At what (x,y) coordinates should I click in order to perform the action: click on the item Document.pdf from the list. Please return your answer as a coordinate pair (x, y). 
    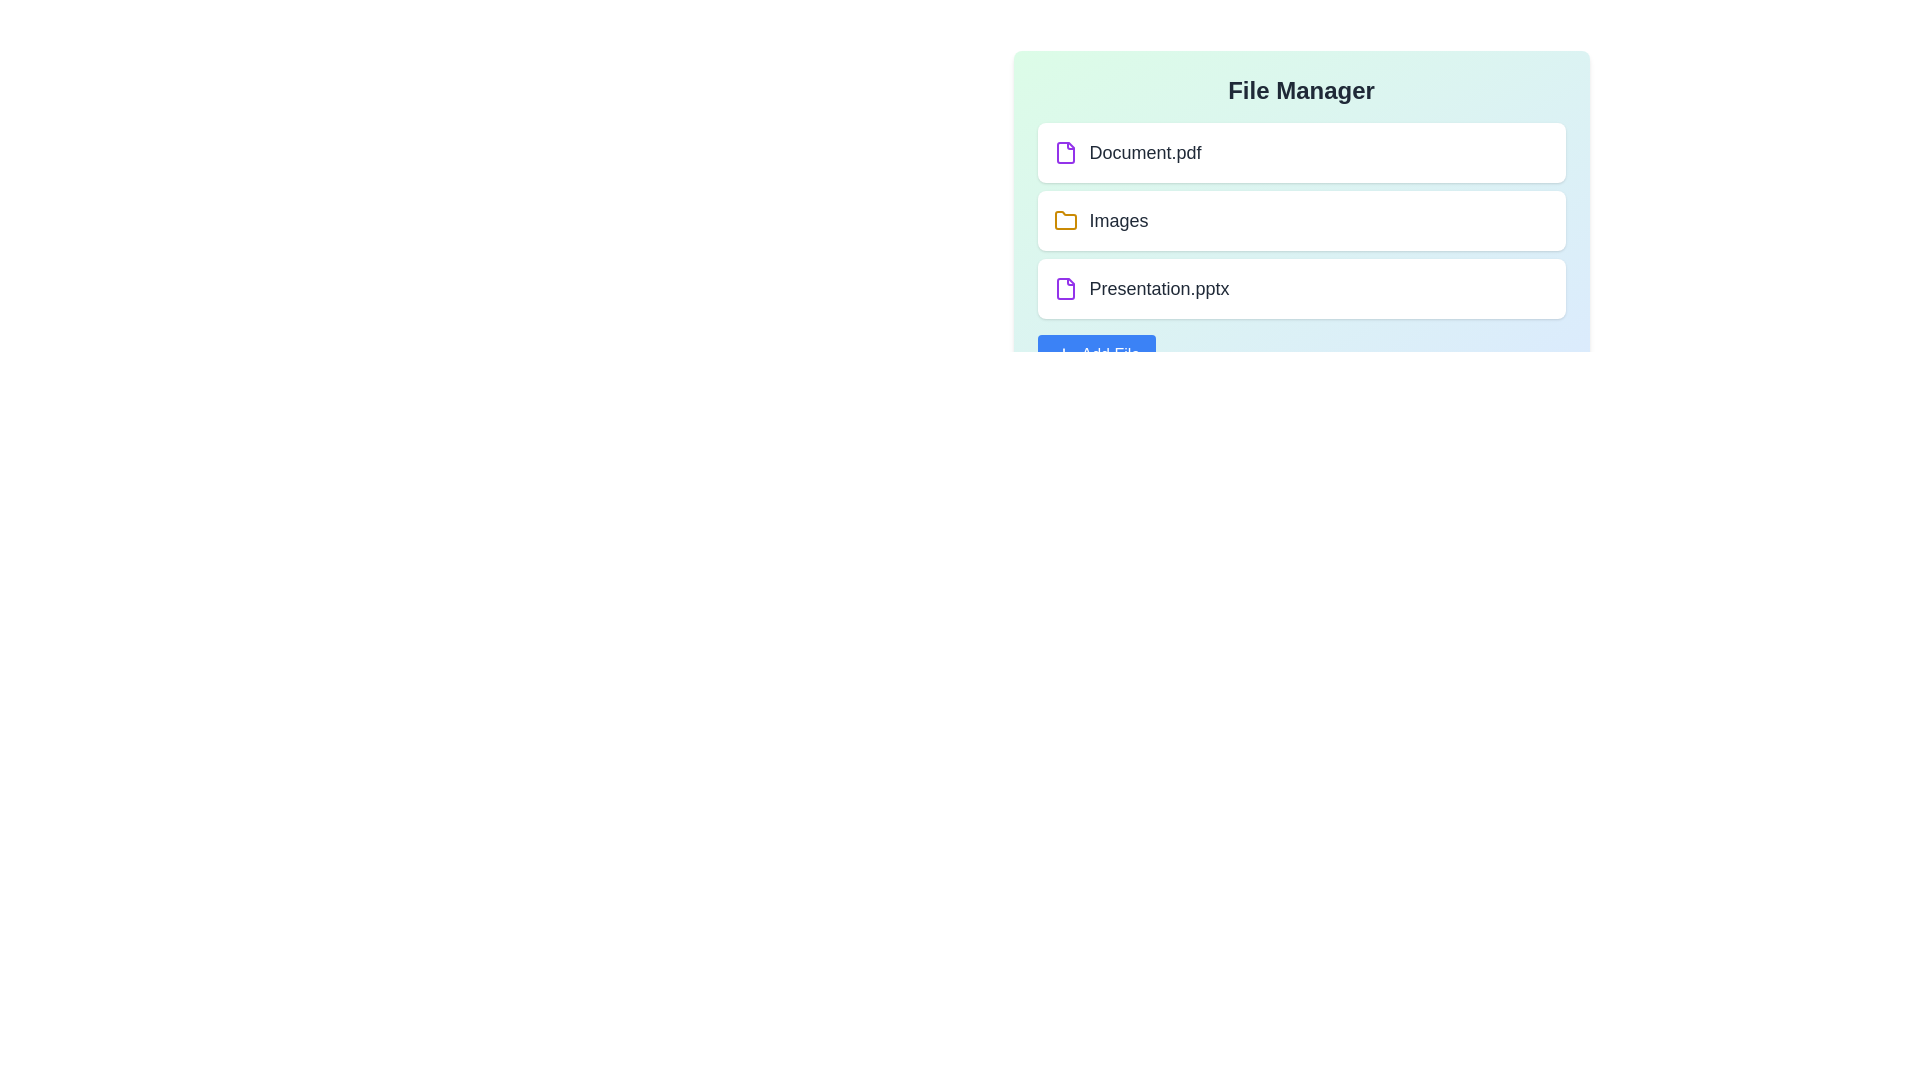
    Looking at the image, I should click on (1301, 152).